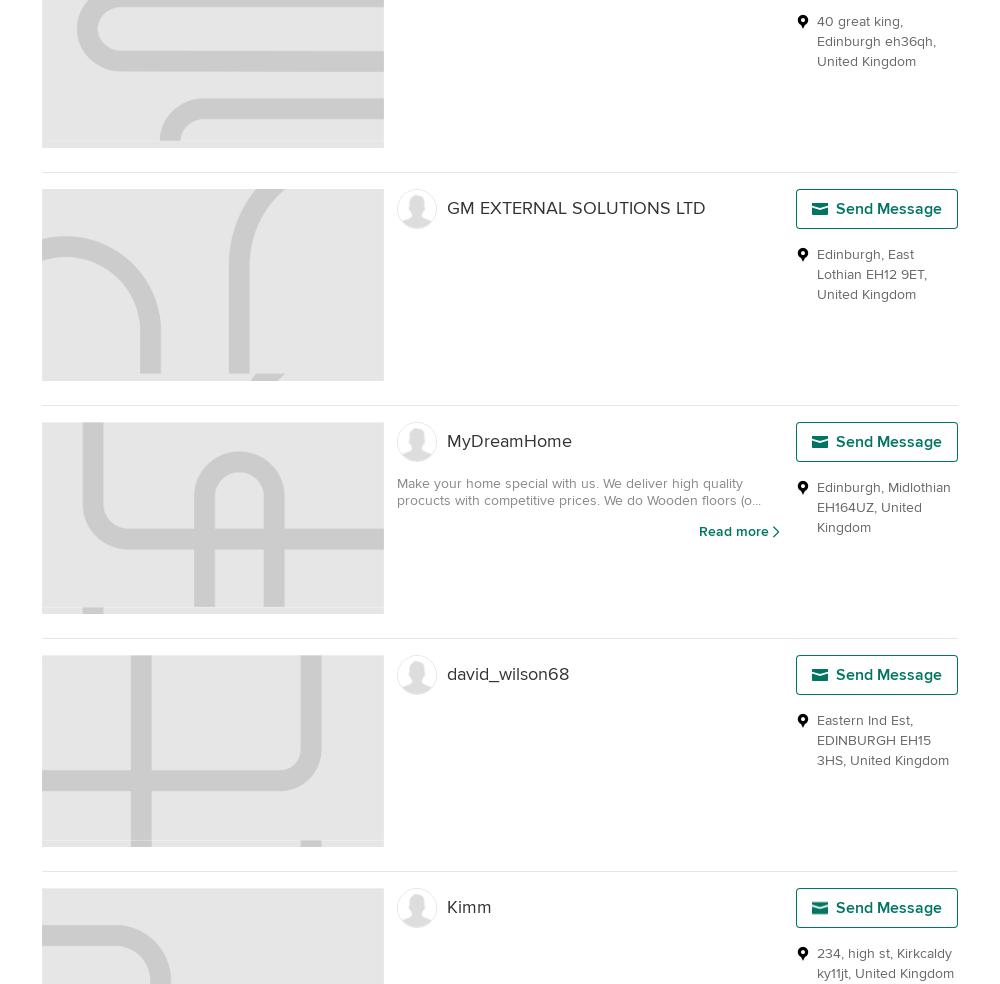 This screenshot has height=984, width=1000. I want to click on 'david_wilson68', so click(508, 674).